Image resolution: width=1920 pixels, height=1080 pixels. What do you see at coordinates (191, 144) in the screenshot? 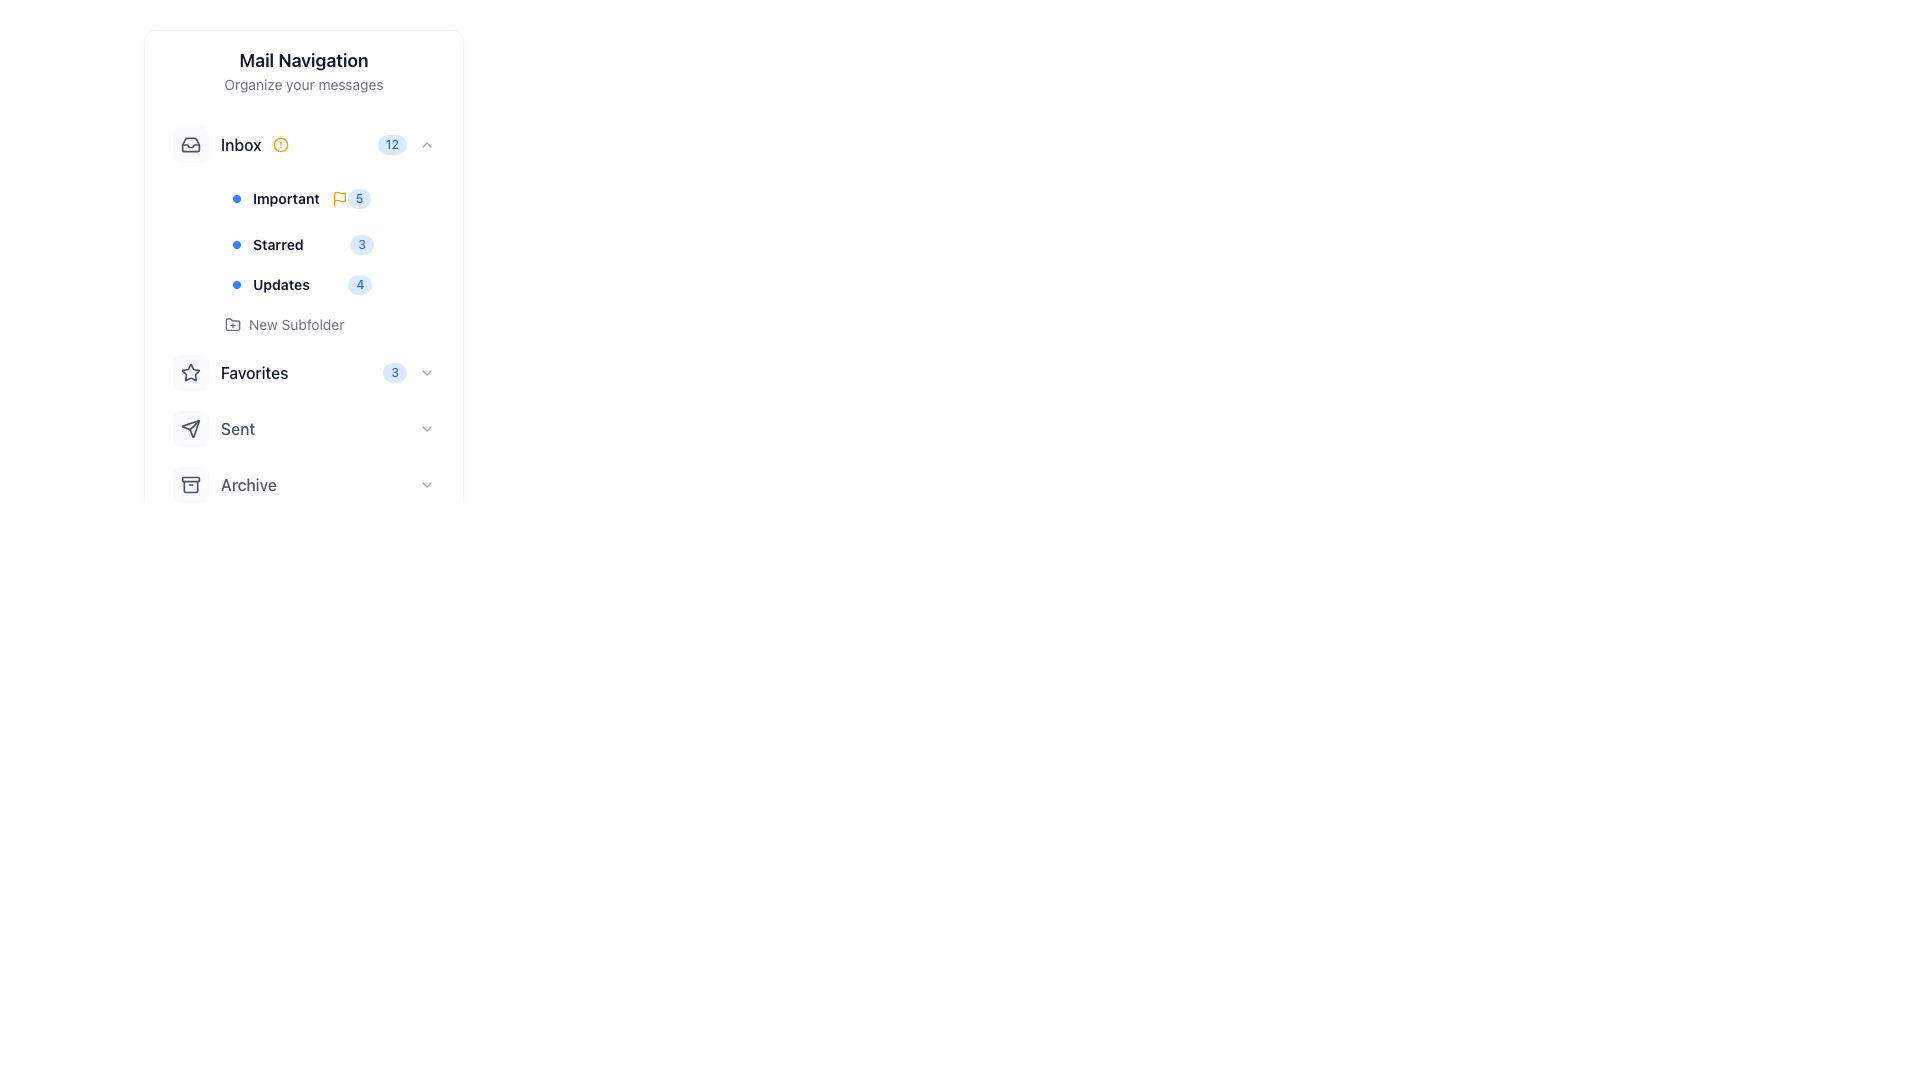
I see `the 'Inbox' icon represented by a small rounded rectangular icon with a gray background and a blue overlay, located in the upper-left of the interface within the 'Mail Navigation' menu` at bounding box center [191, 144].